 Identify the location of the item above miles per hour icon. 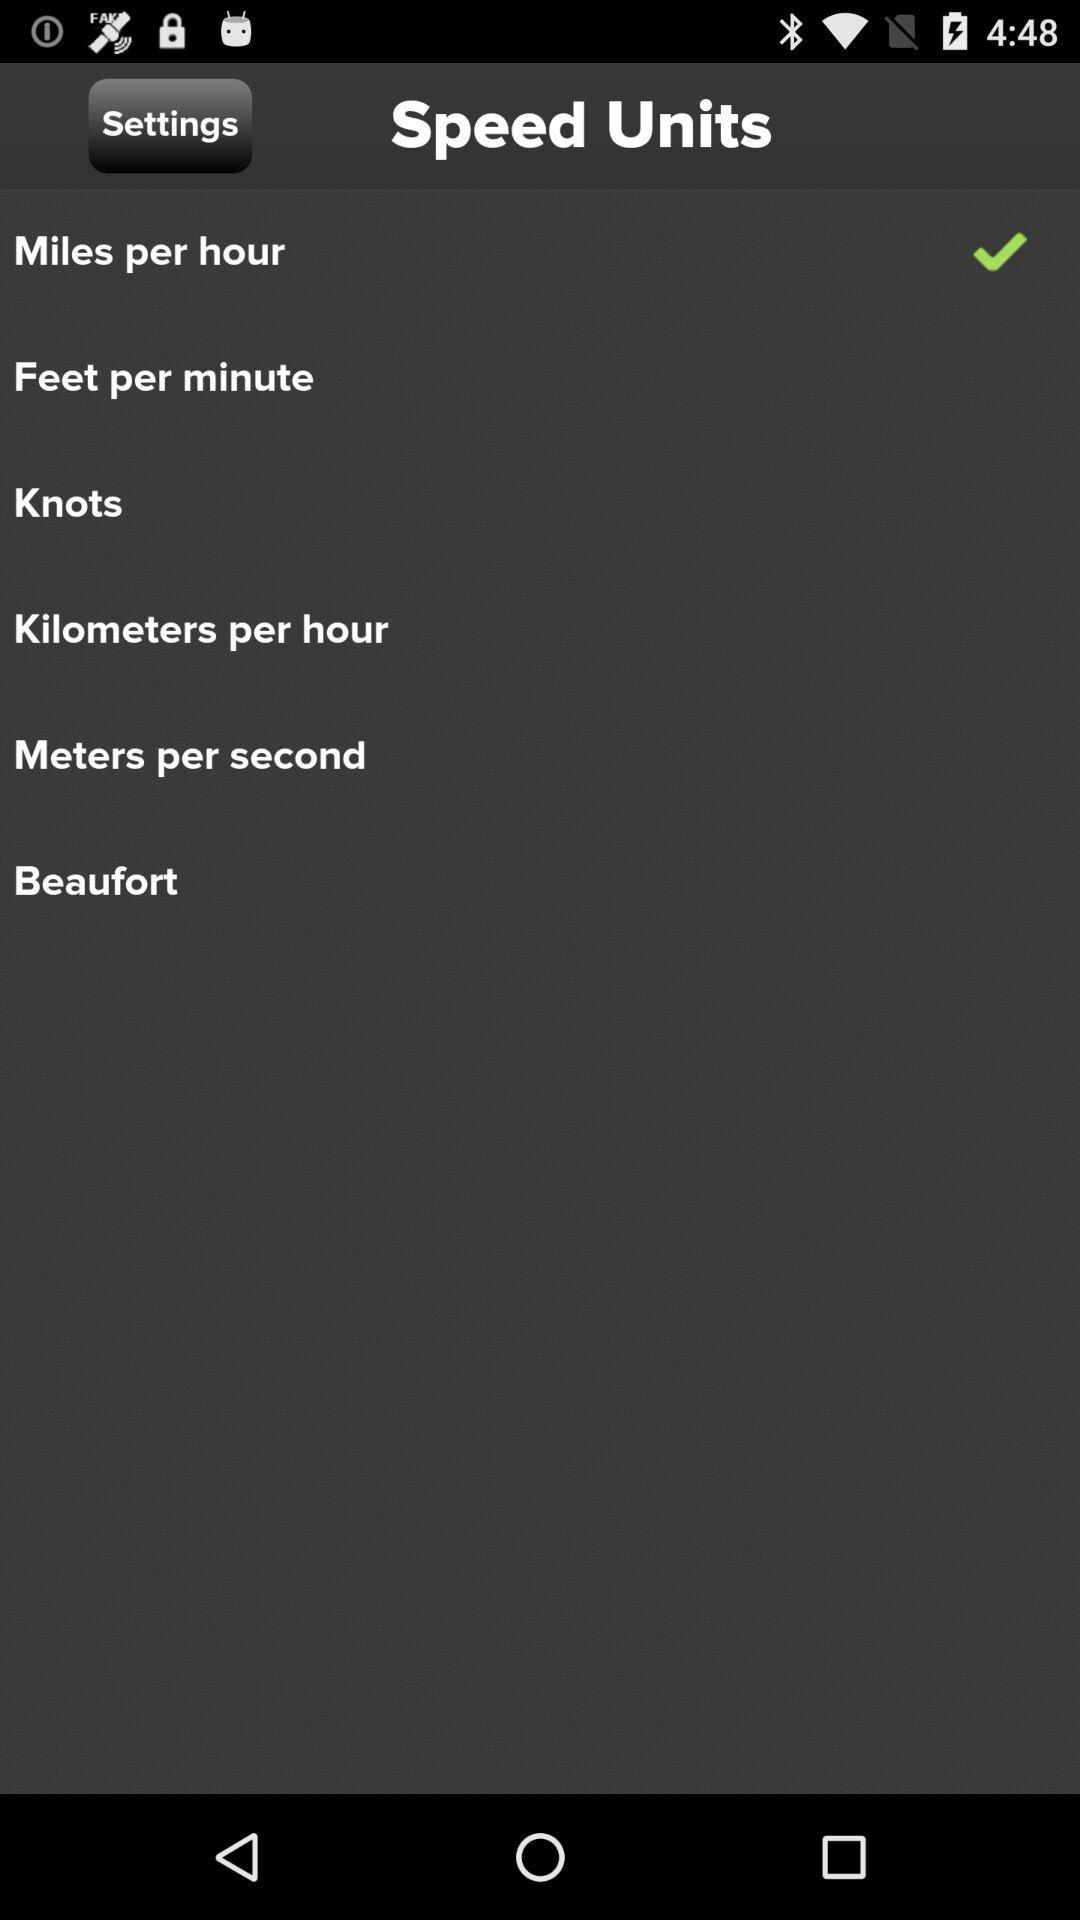
(169, 124).